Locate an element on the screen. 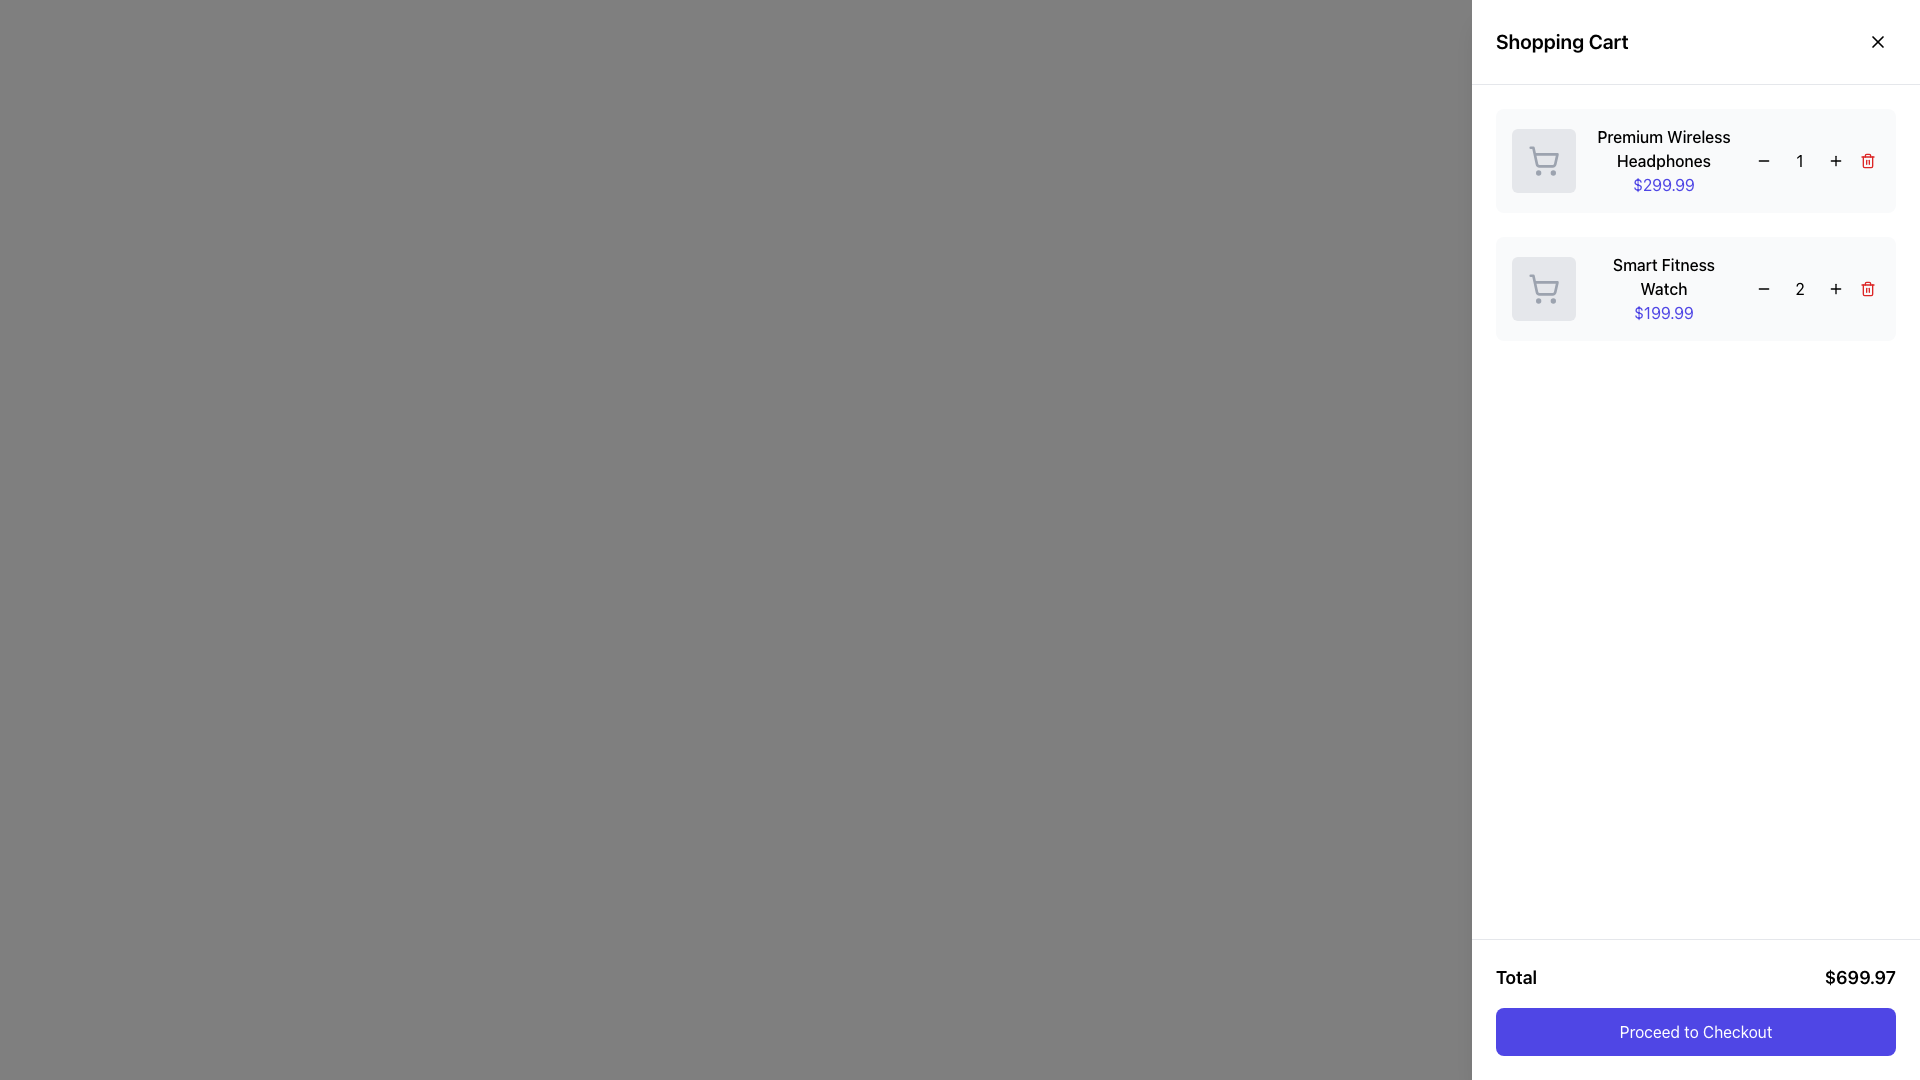  the text label displaying 'Premium Wireless Headphones' is located at coordinates (1664, 148).